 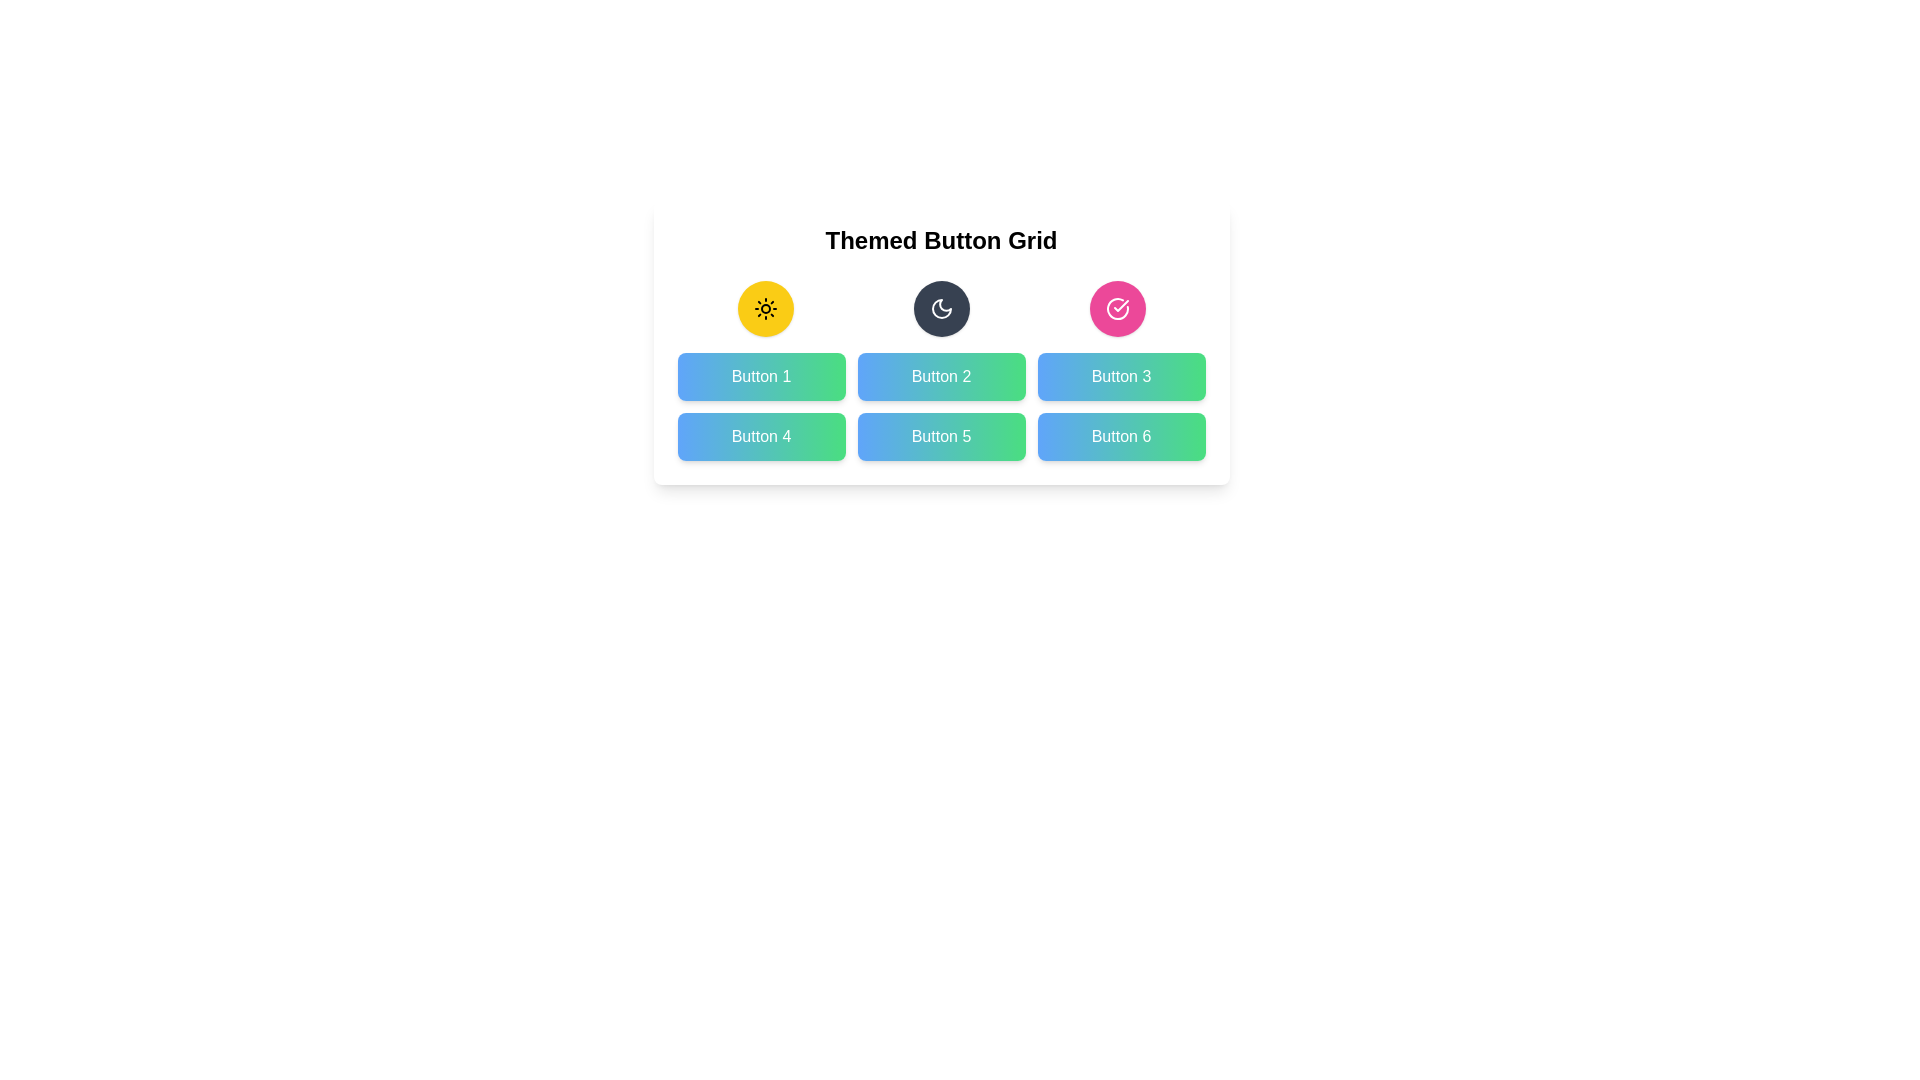 I want to click on the central button labeled 'Button 5' in the grid layout, so click(x=940, y=406).